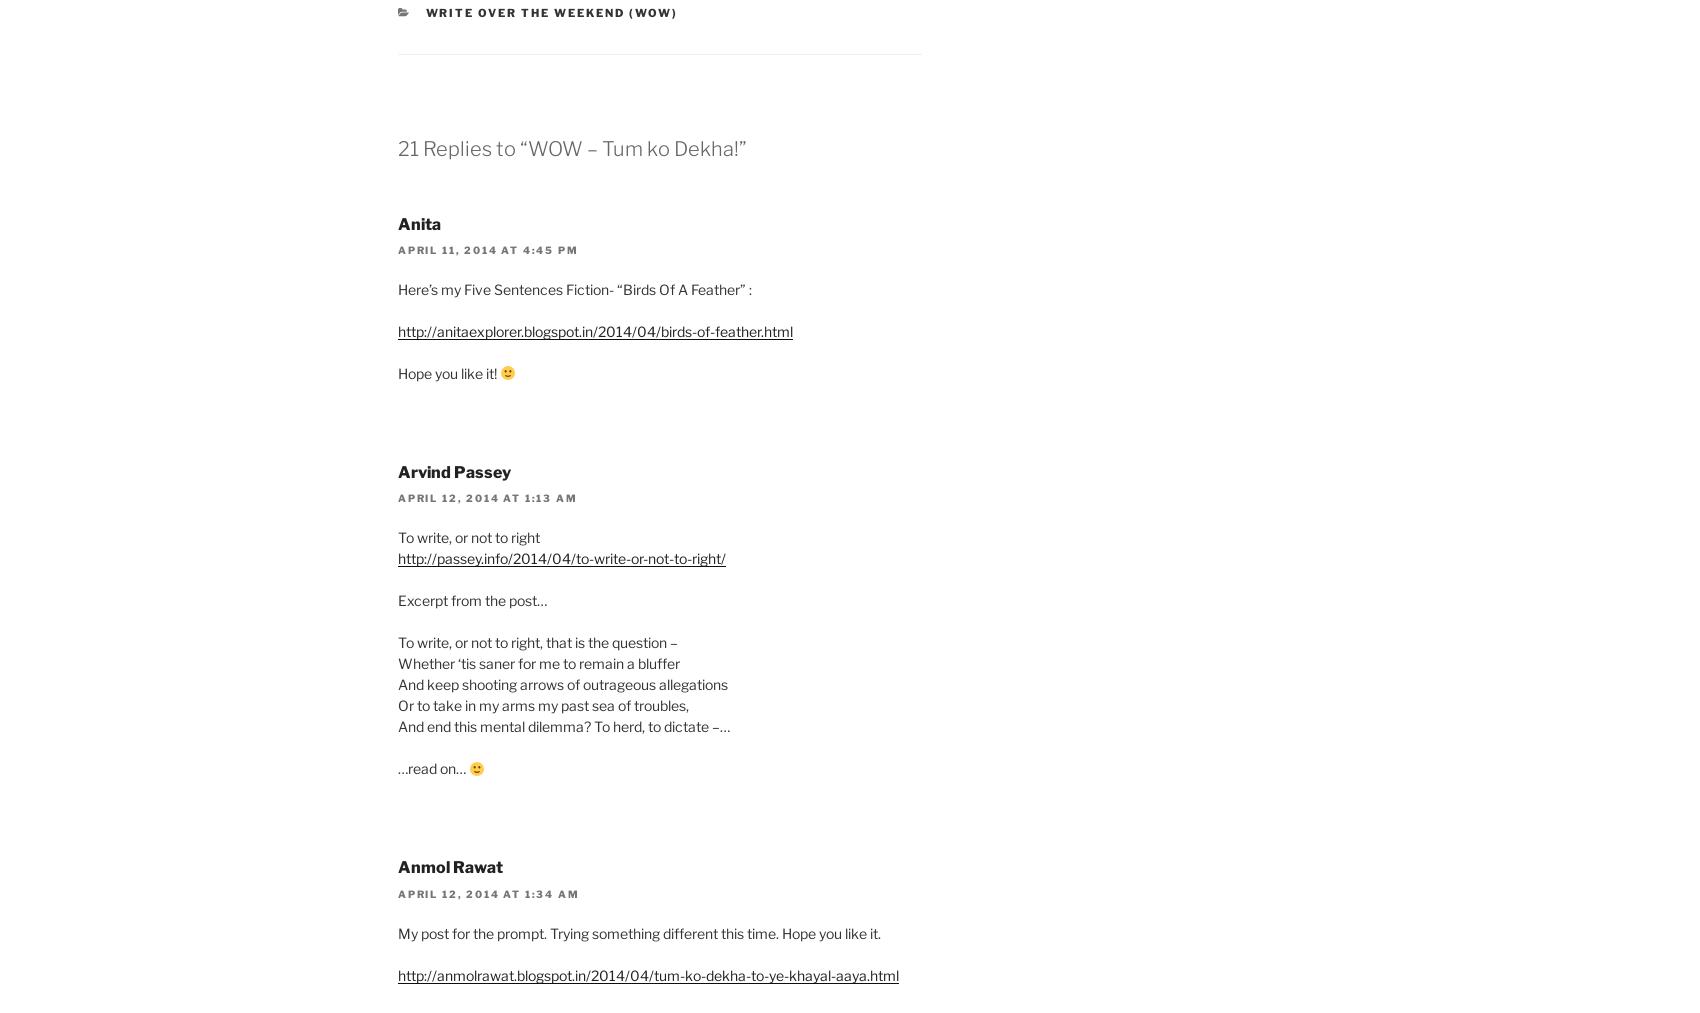 The image size is (1700, 1013). I want to click on 'April 12, 2014 at 1:13 am', so click(396, 496).